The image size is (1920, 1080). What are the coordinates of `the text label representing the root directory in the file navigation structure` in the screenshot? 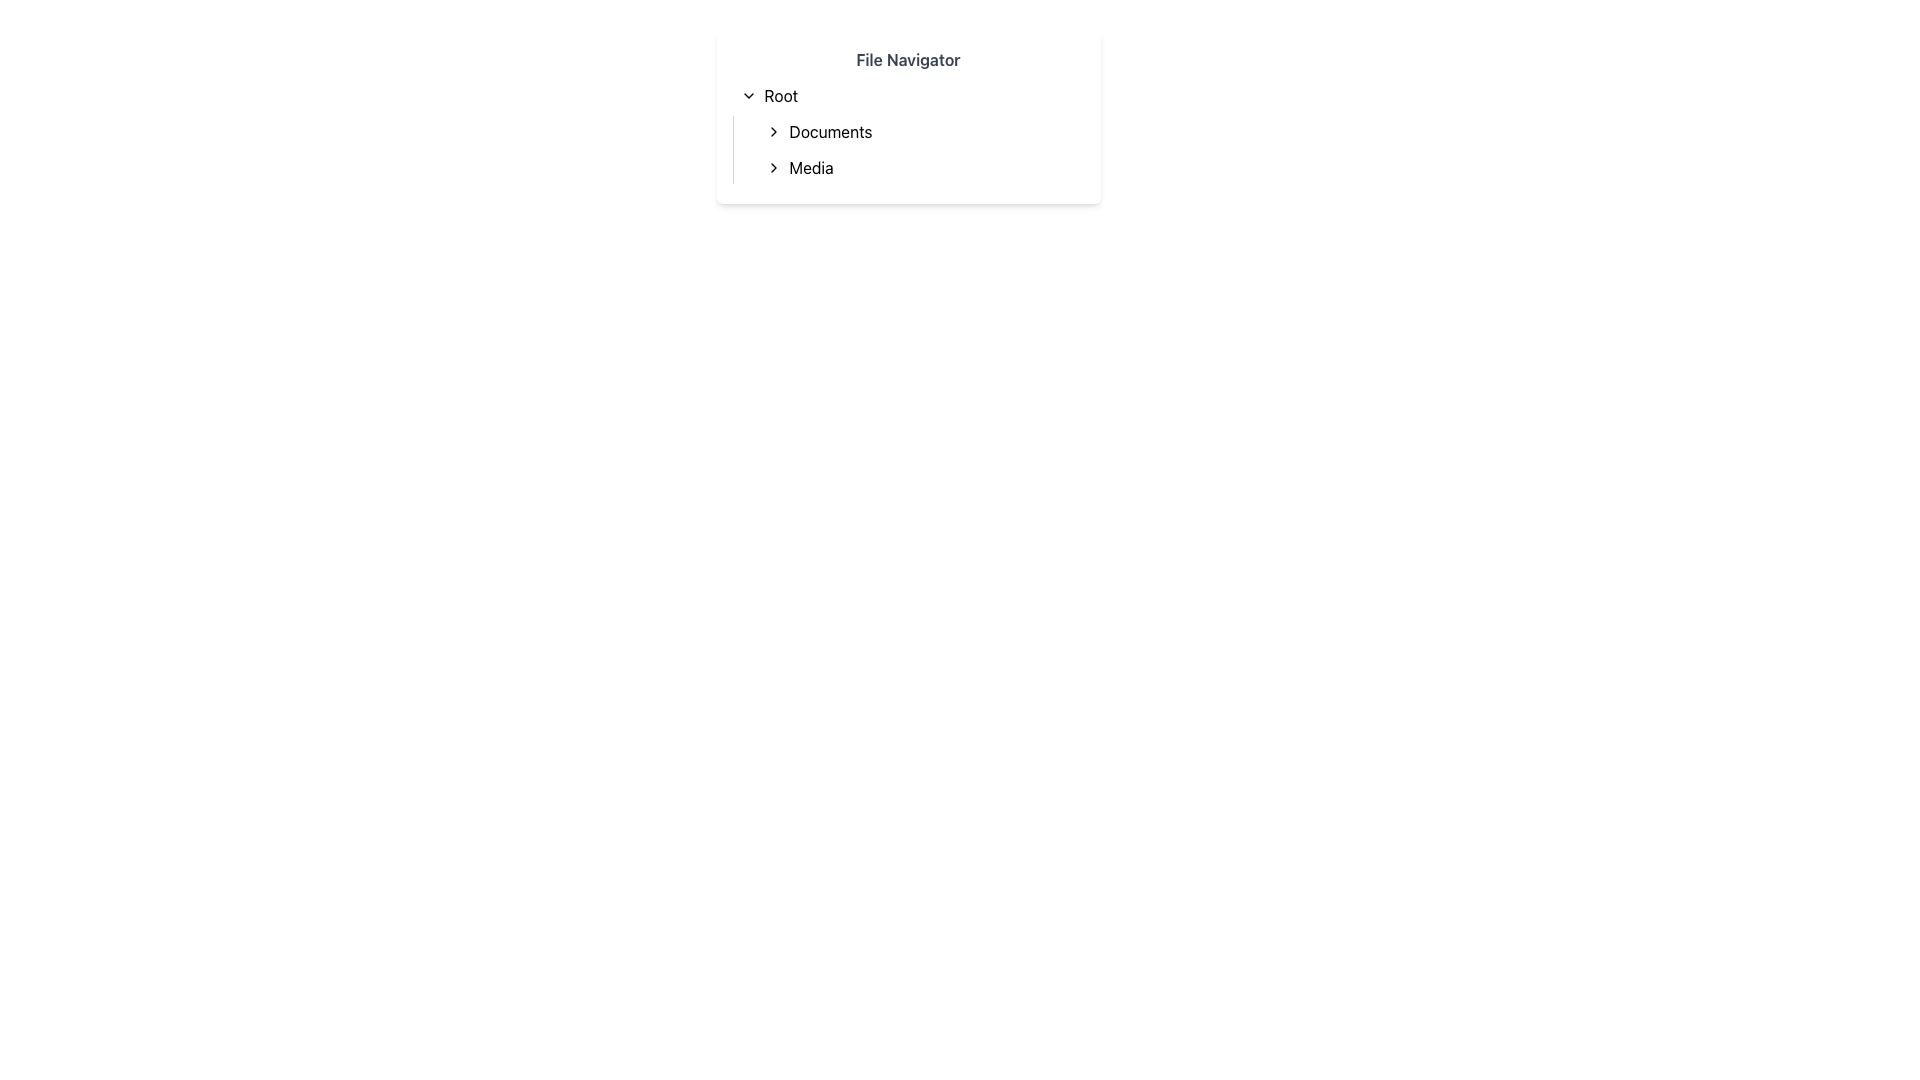 It's located at (780, 96).